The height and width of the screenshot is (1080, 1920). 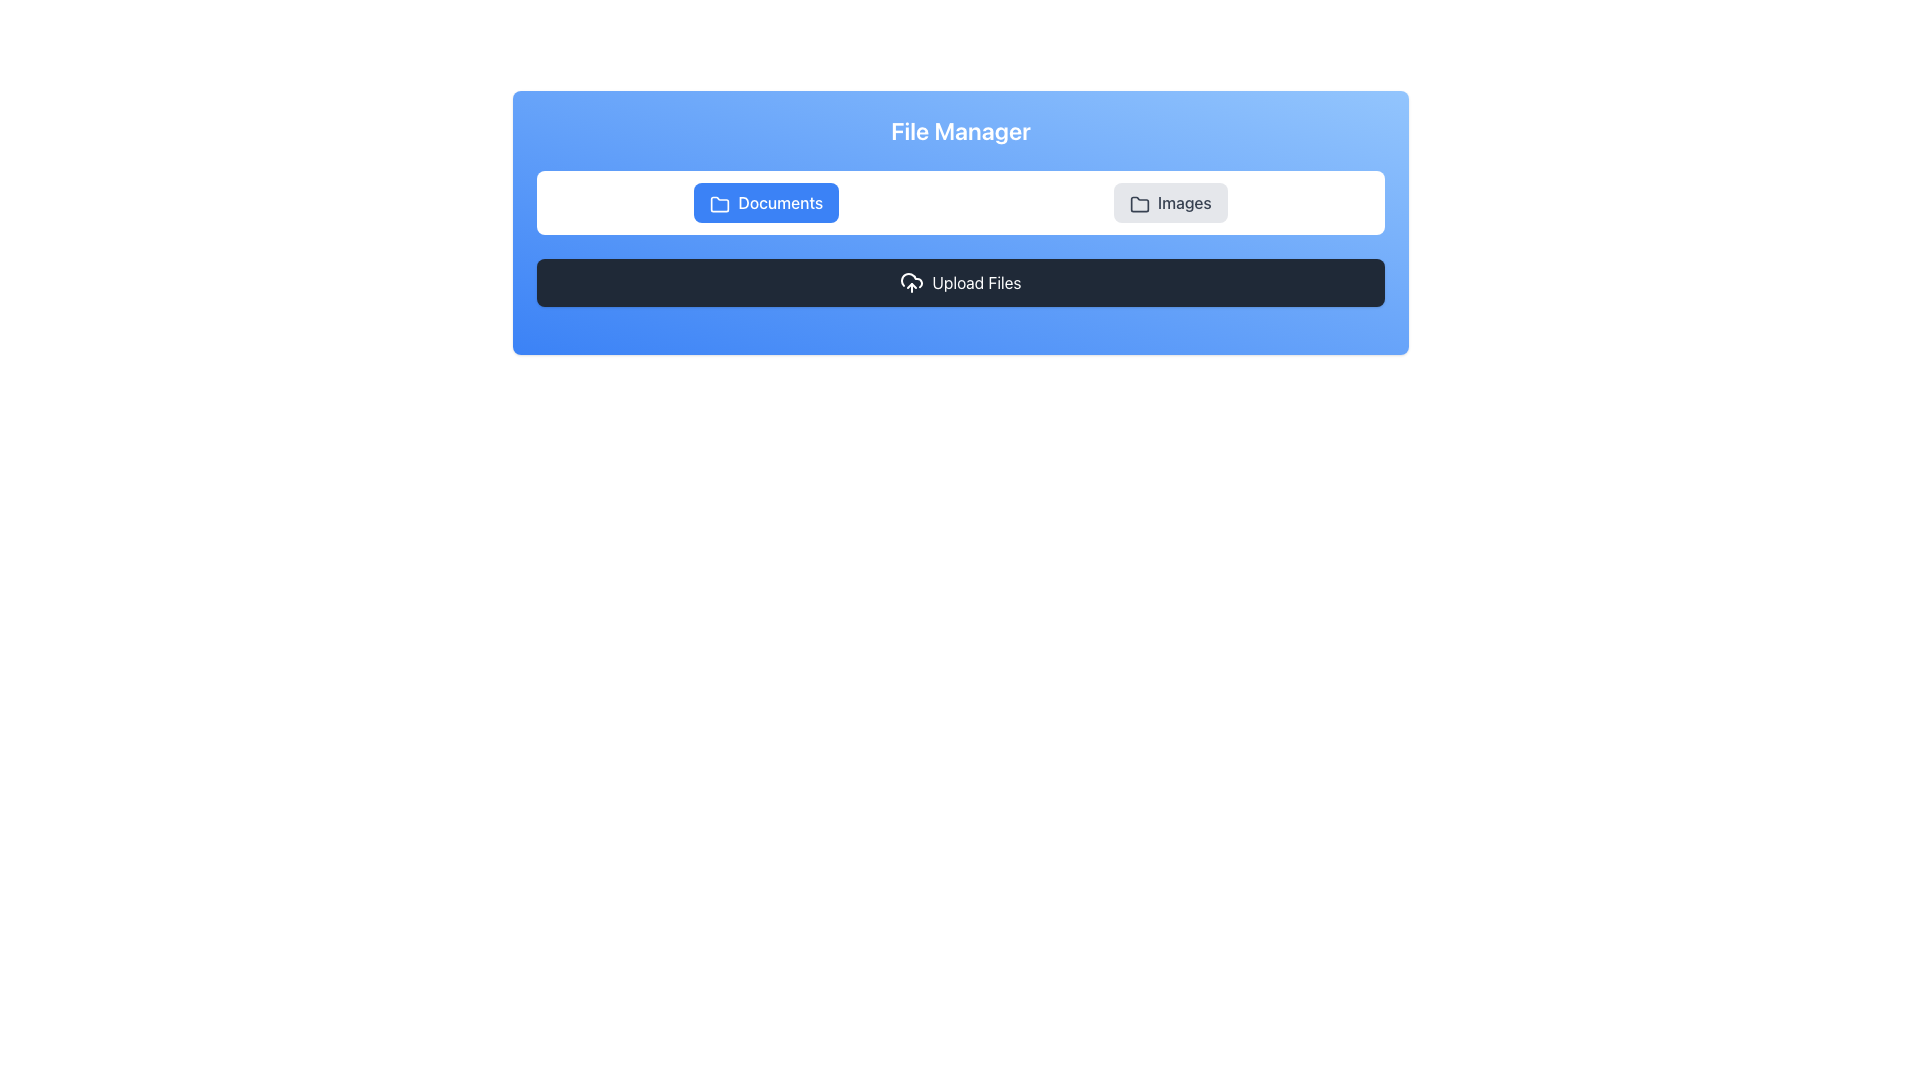 I want to click on the outline-style folder icon located to the left of the 'Images' label beneath the 'File Manager' heading, so click(x=1139, y=204).